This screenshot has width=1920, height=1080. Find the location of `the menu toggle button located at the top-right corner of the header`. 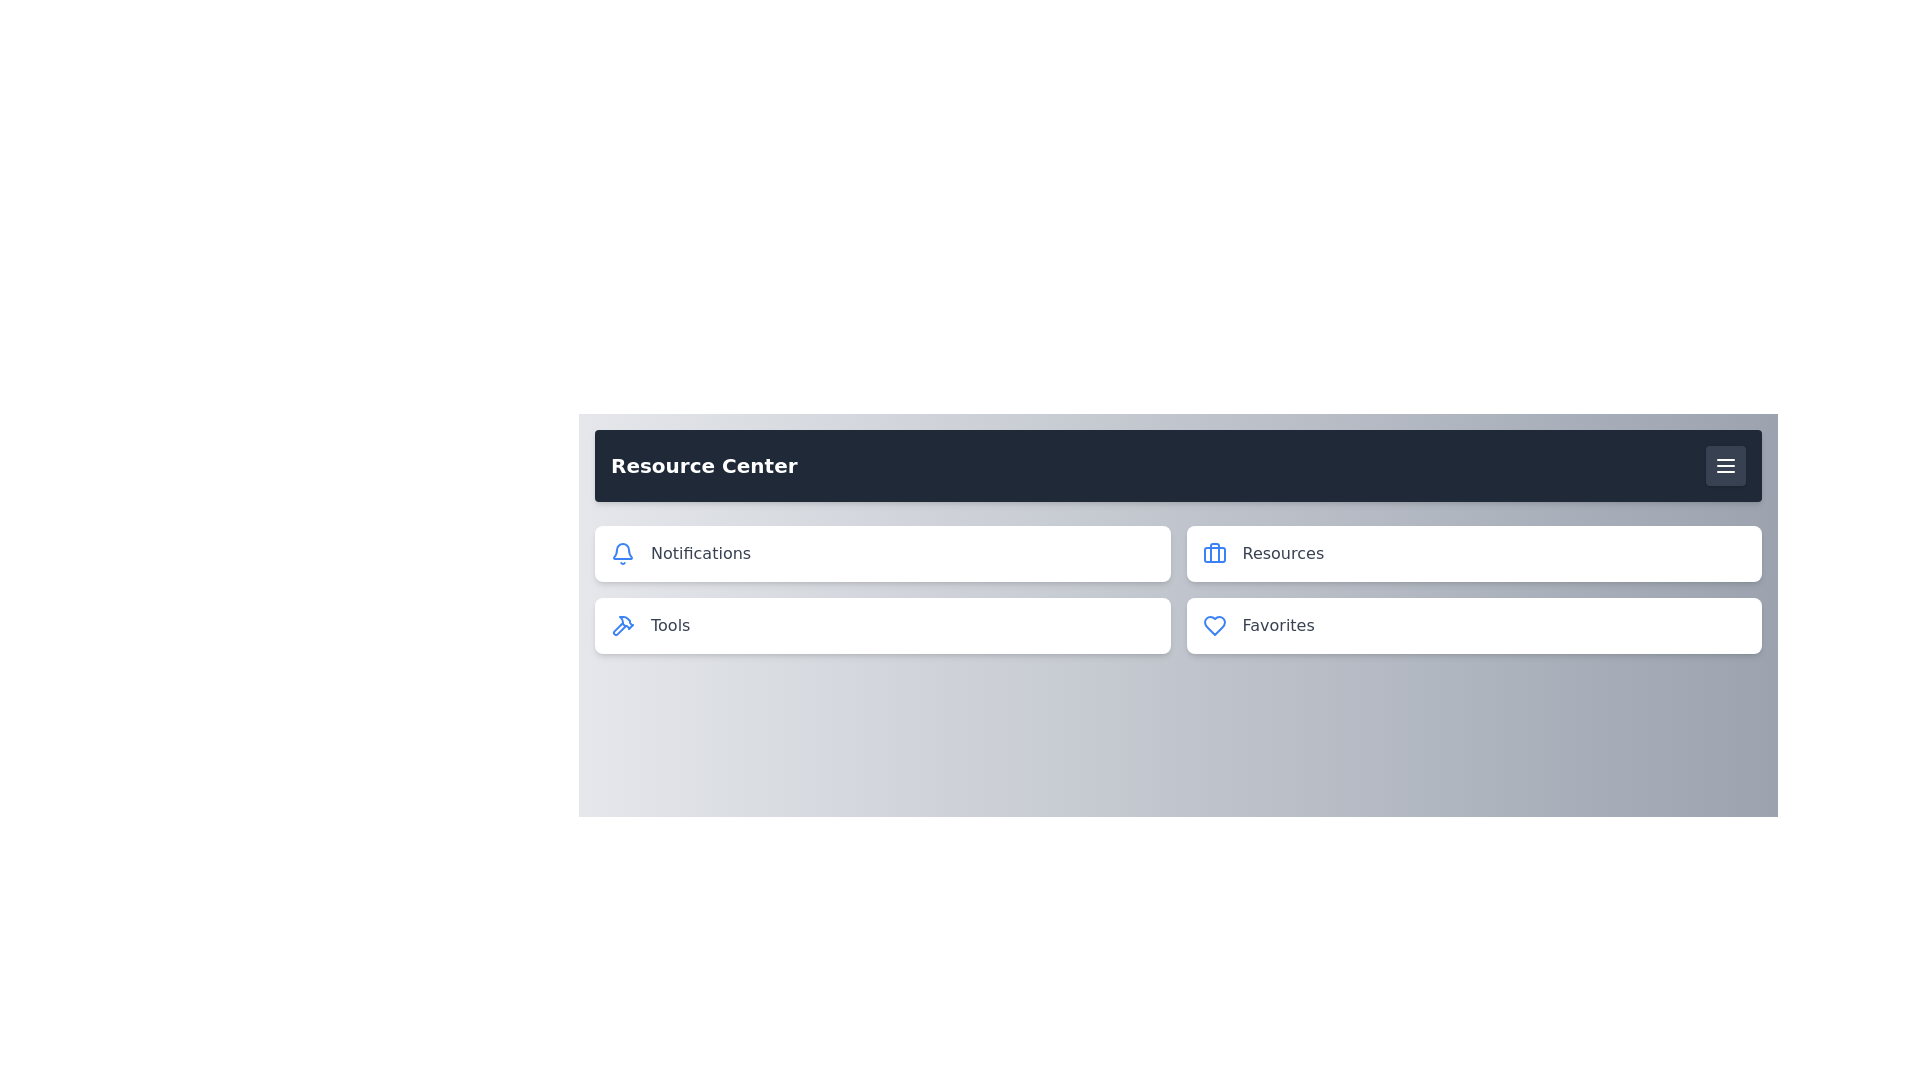

the menu toggle button located at the top-right corner of the header is located at coordinates (1725, 466).